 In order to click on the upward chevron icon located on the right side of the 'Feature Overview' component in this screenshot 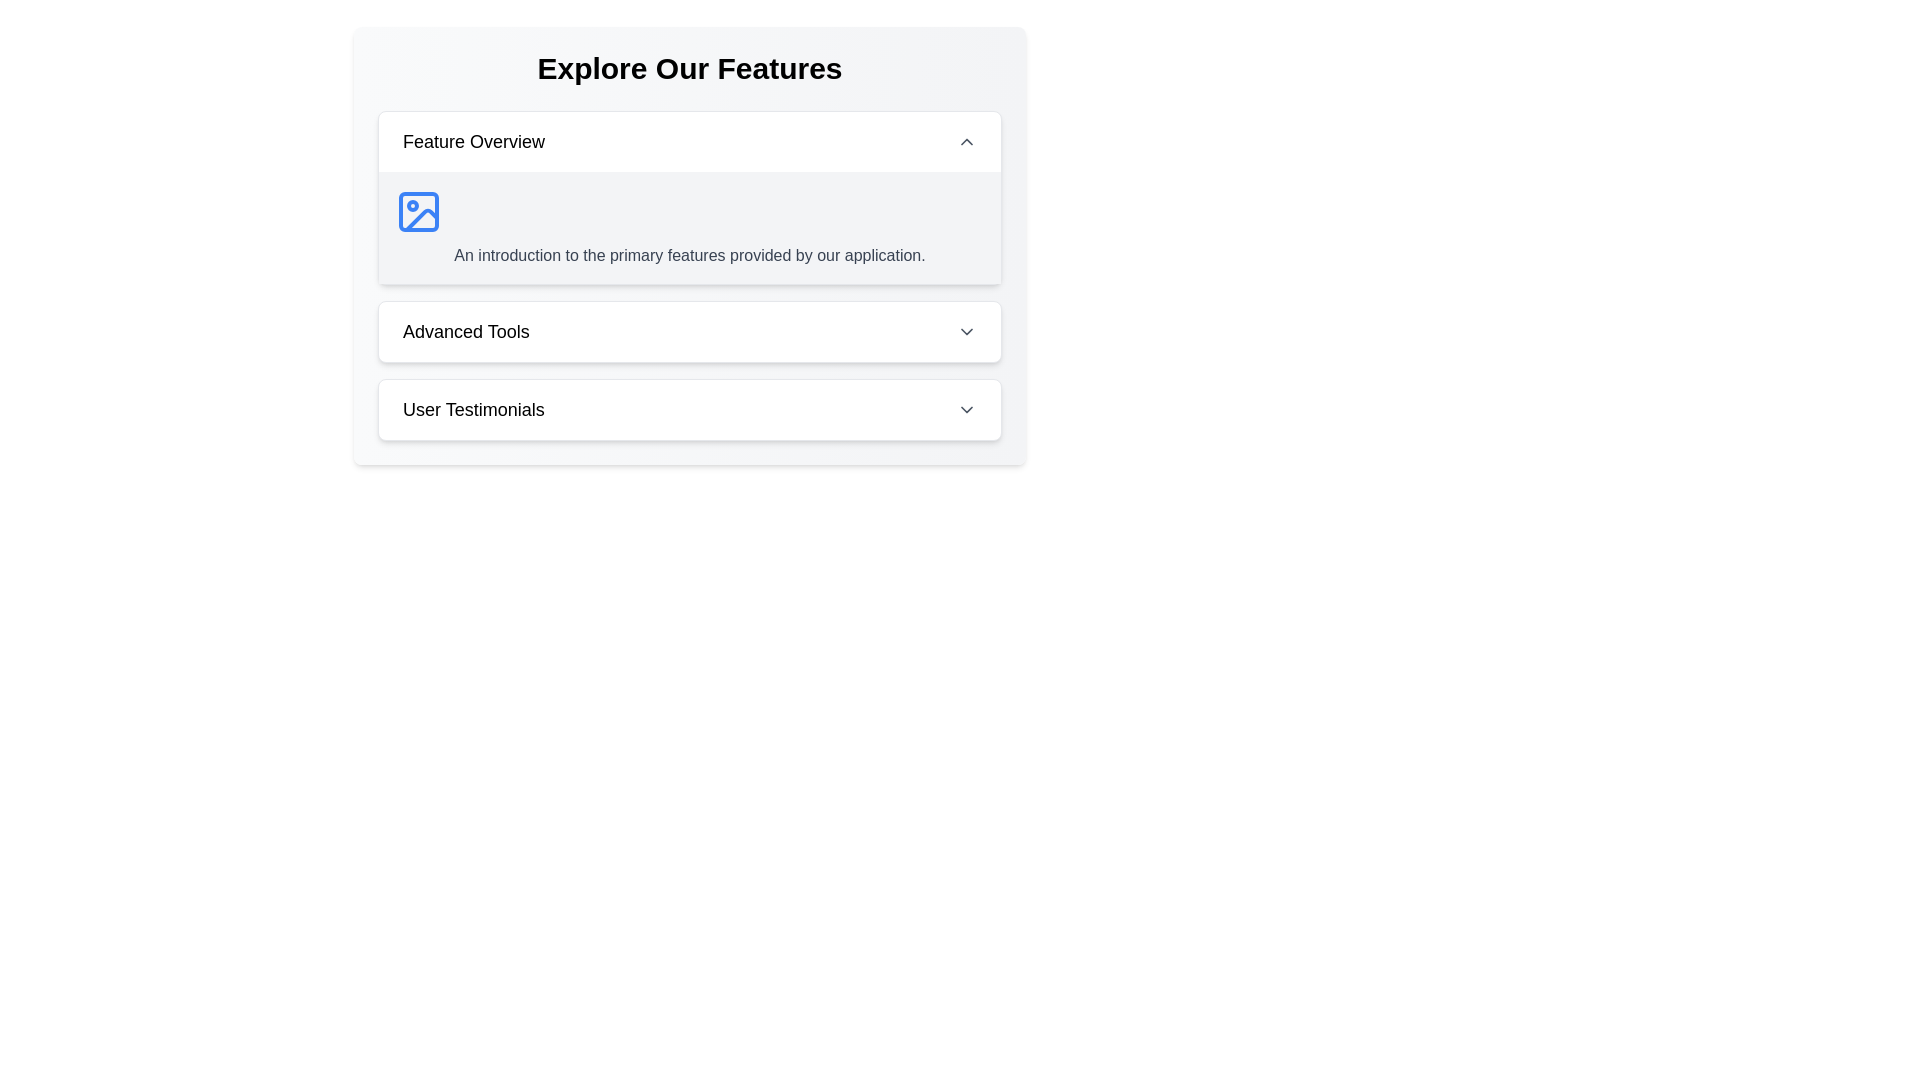, I will do `click(966, 141)`.